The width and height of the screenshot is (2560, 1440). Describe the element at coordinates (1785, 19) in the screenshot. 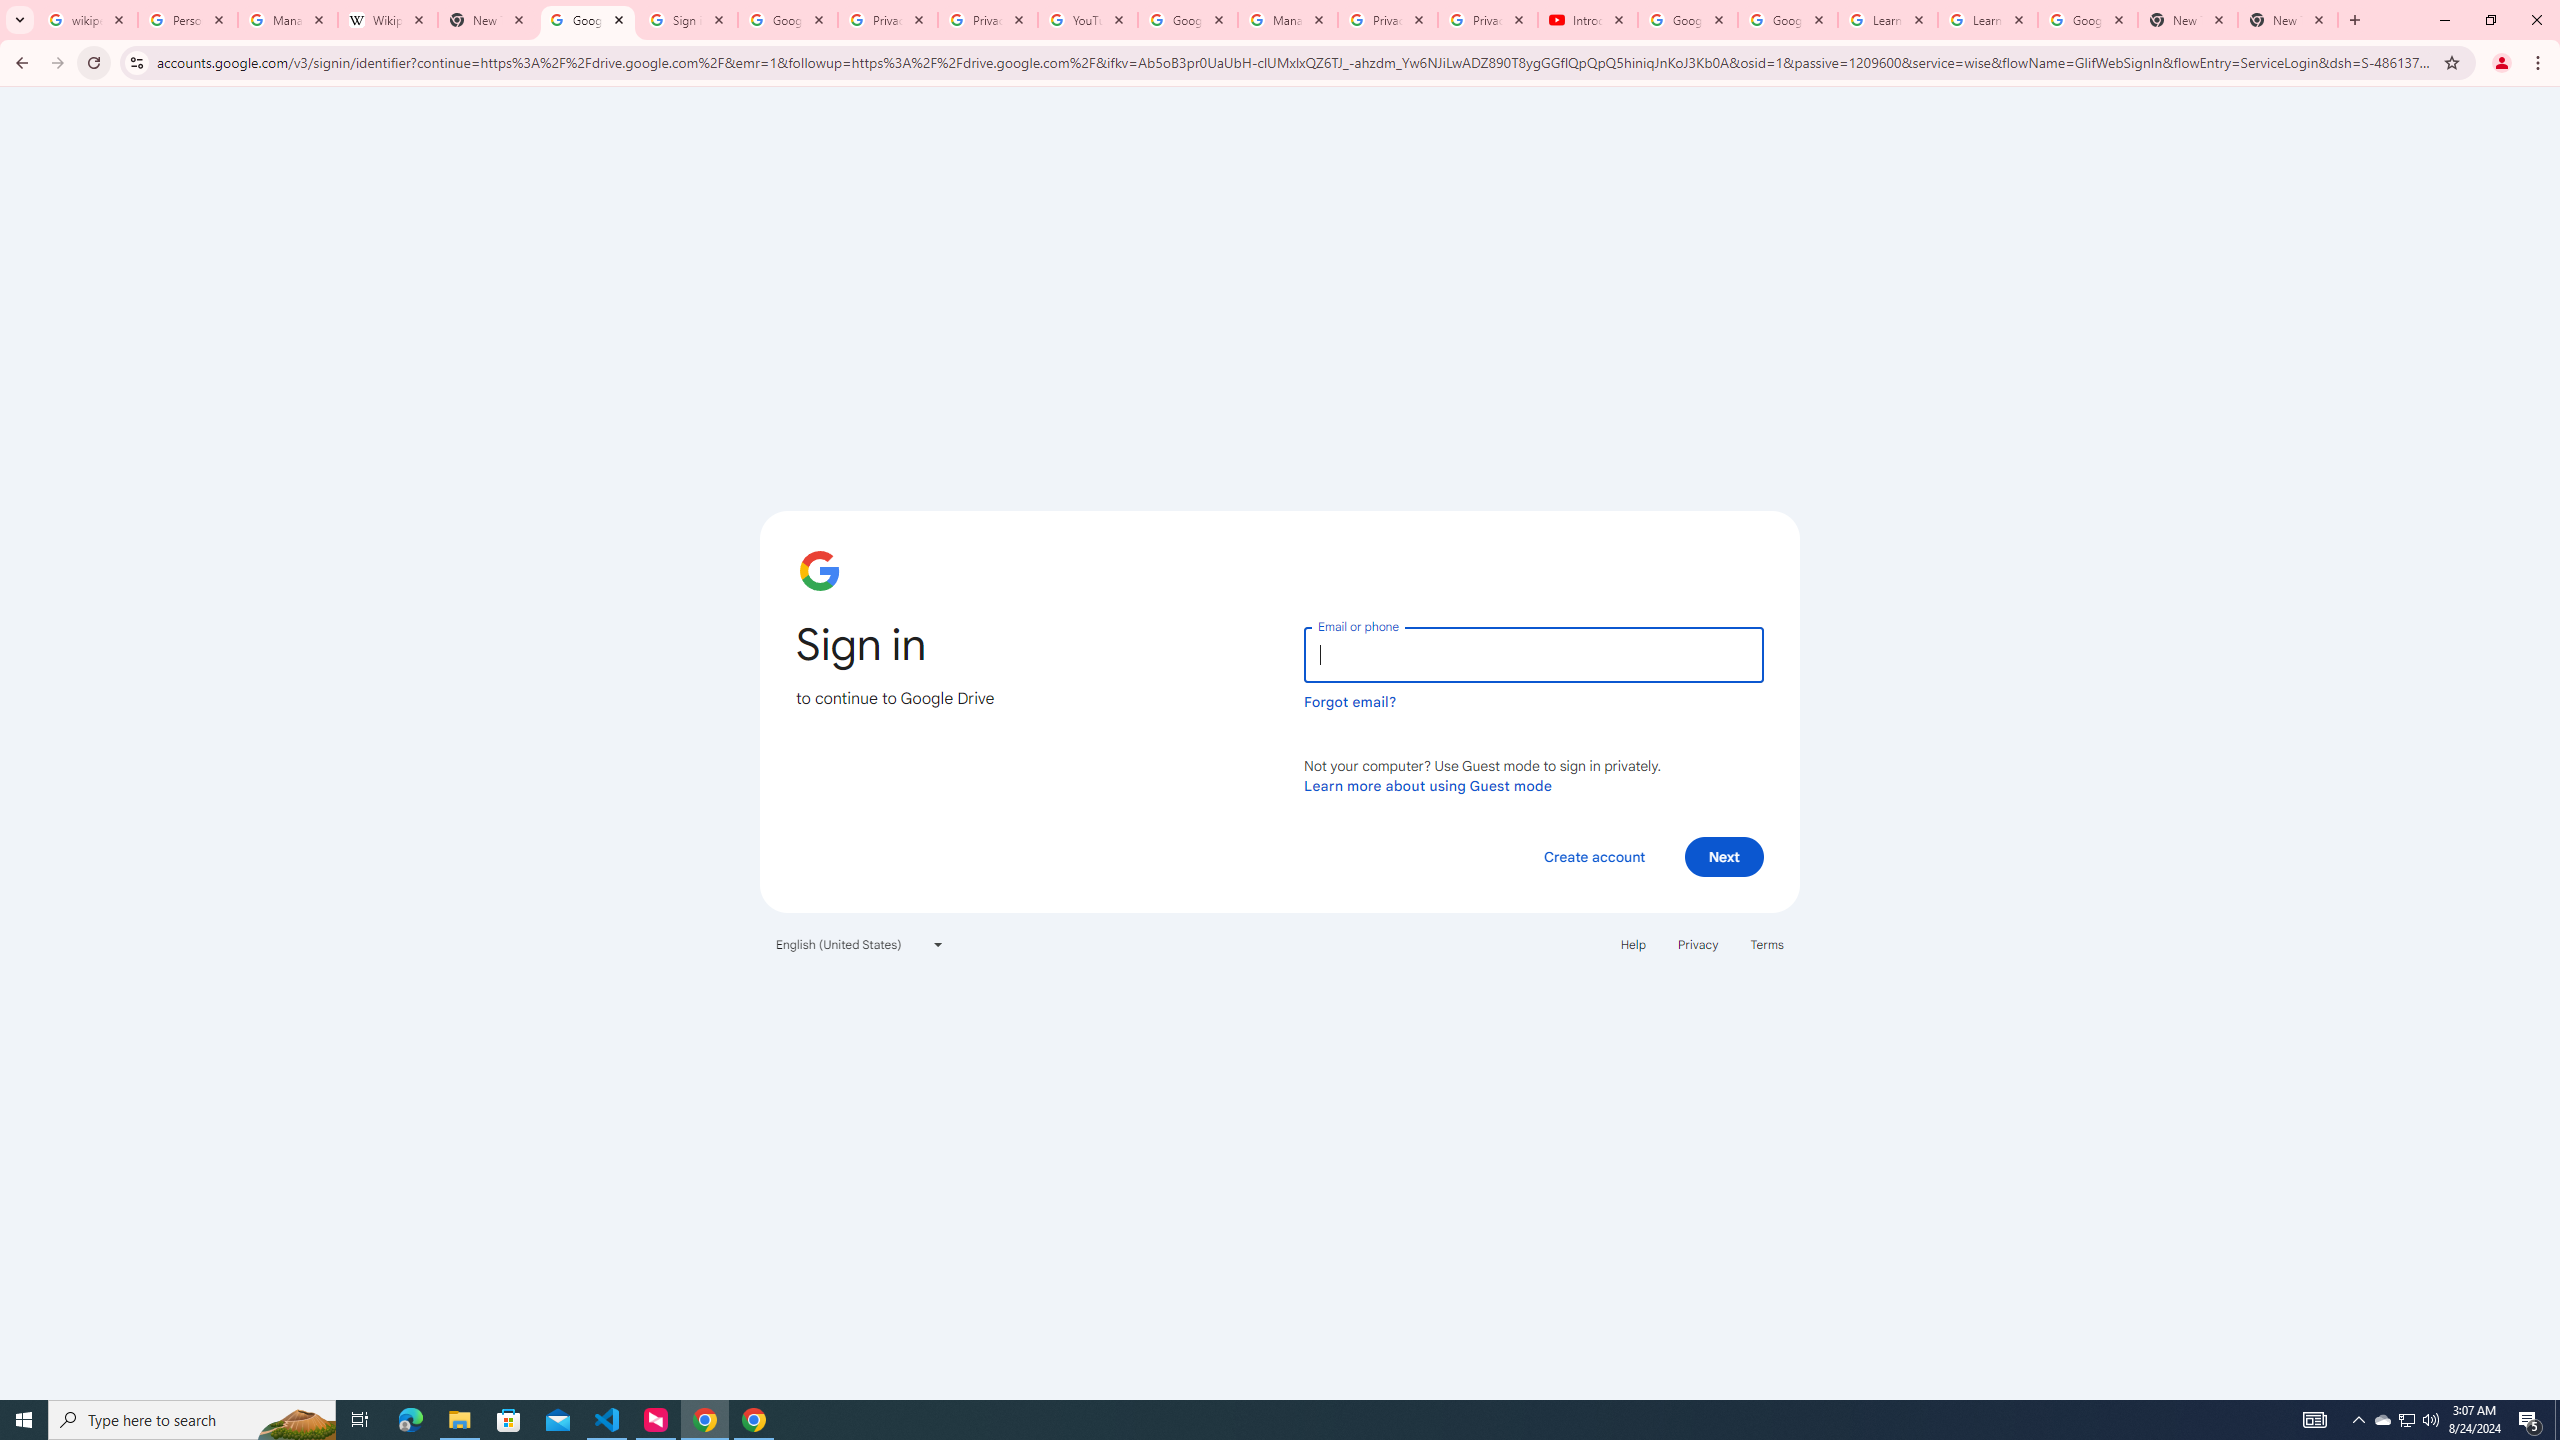

I see `'Google Account Help'` at that location.